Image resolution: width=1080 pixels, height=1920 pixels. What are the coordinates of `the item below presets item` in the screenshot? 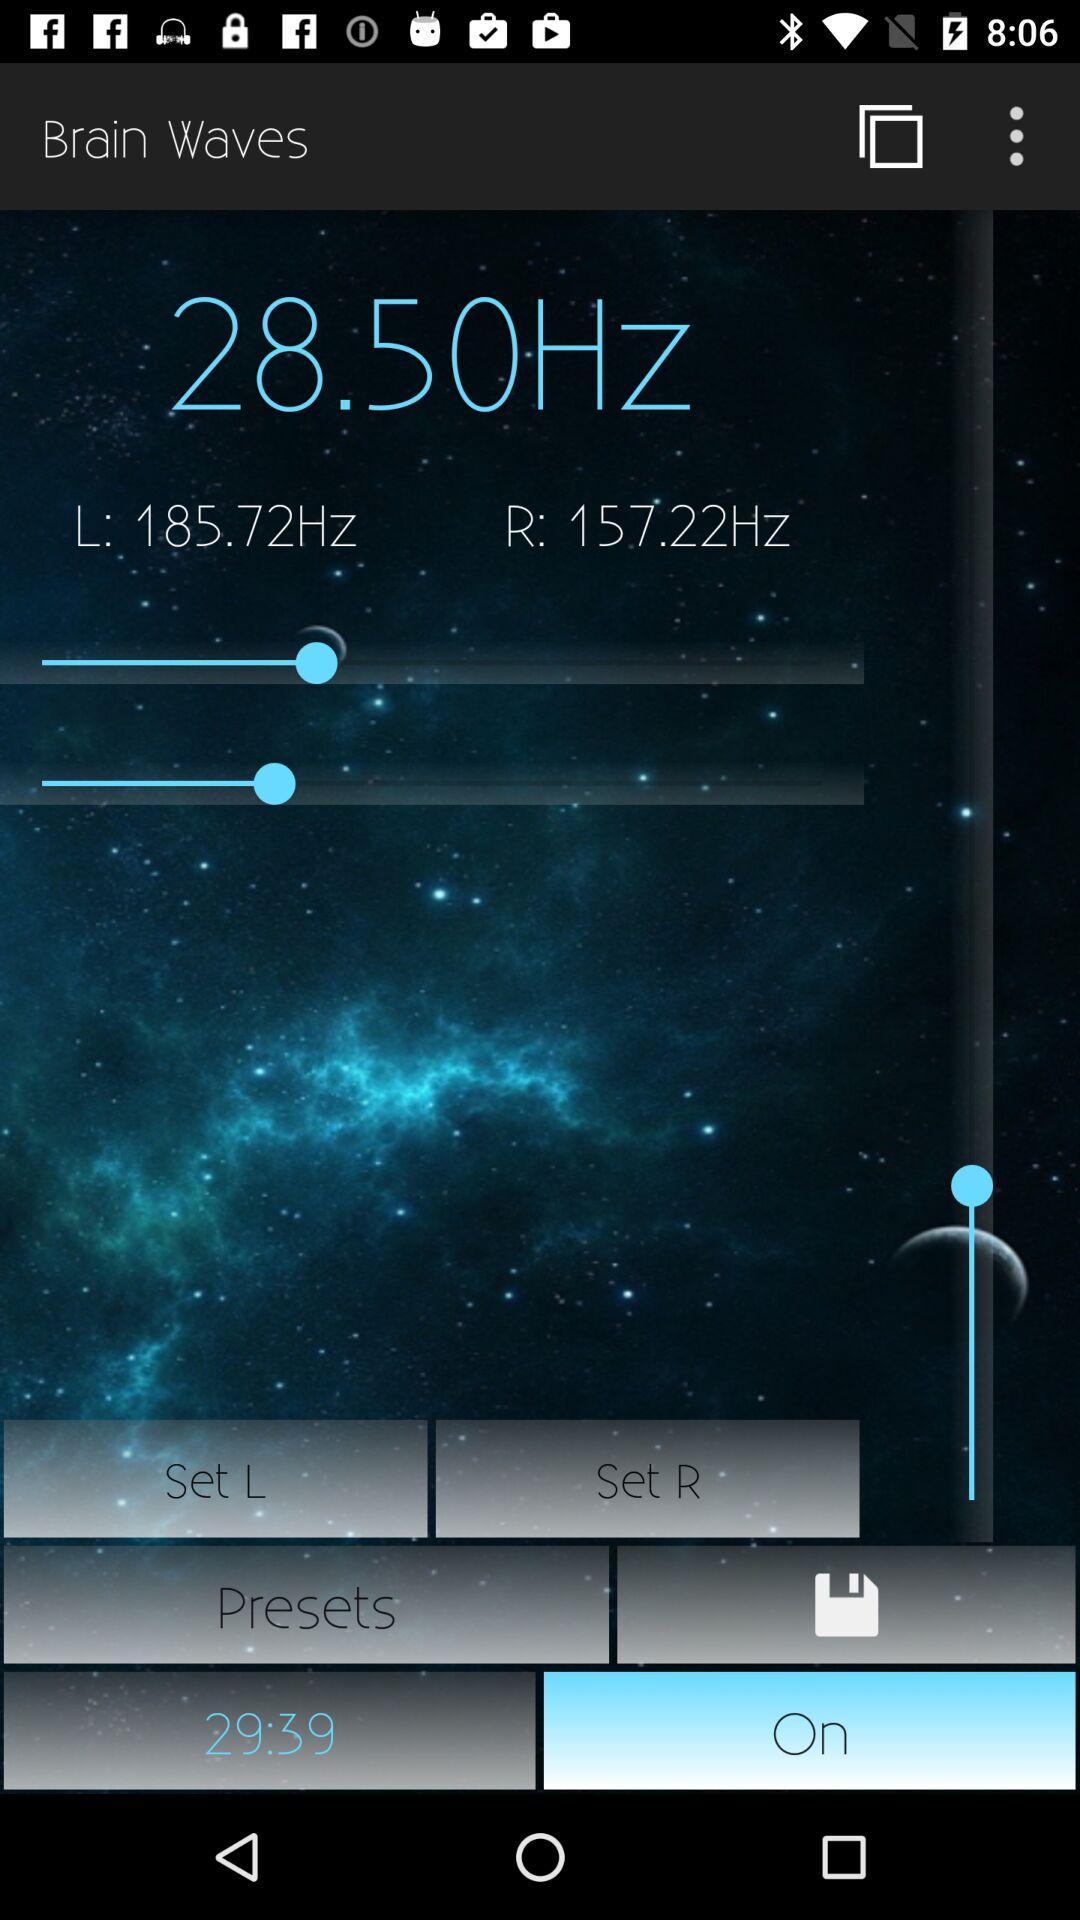 It's located at (270, 1730).